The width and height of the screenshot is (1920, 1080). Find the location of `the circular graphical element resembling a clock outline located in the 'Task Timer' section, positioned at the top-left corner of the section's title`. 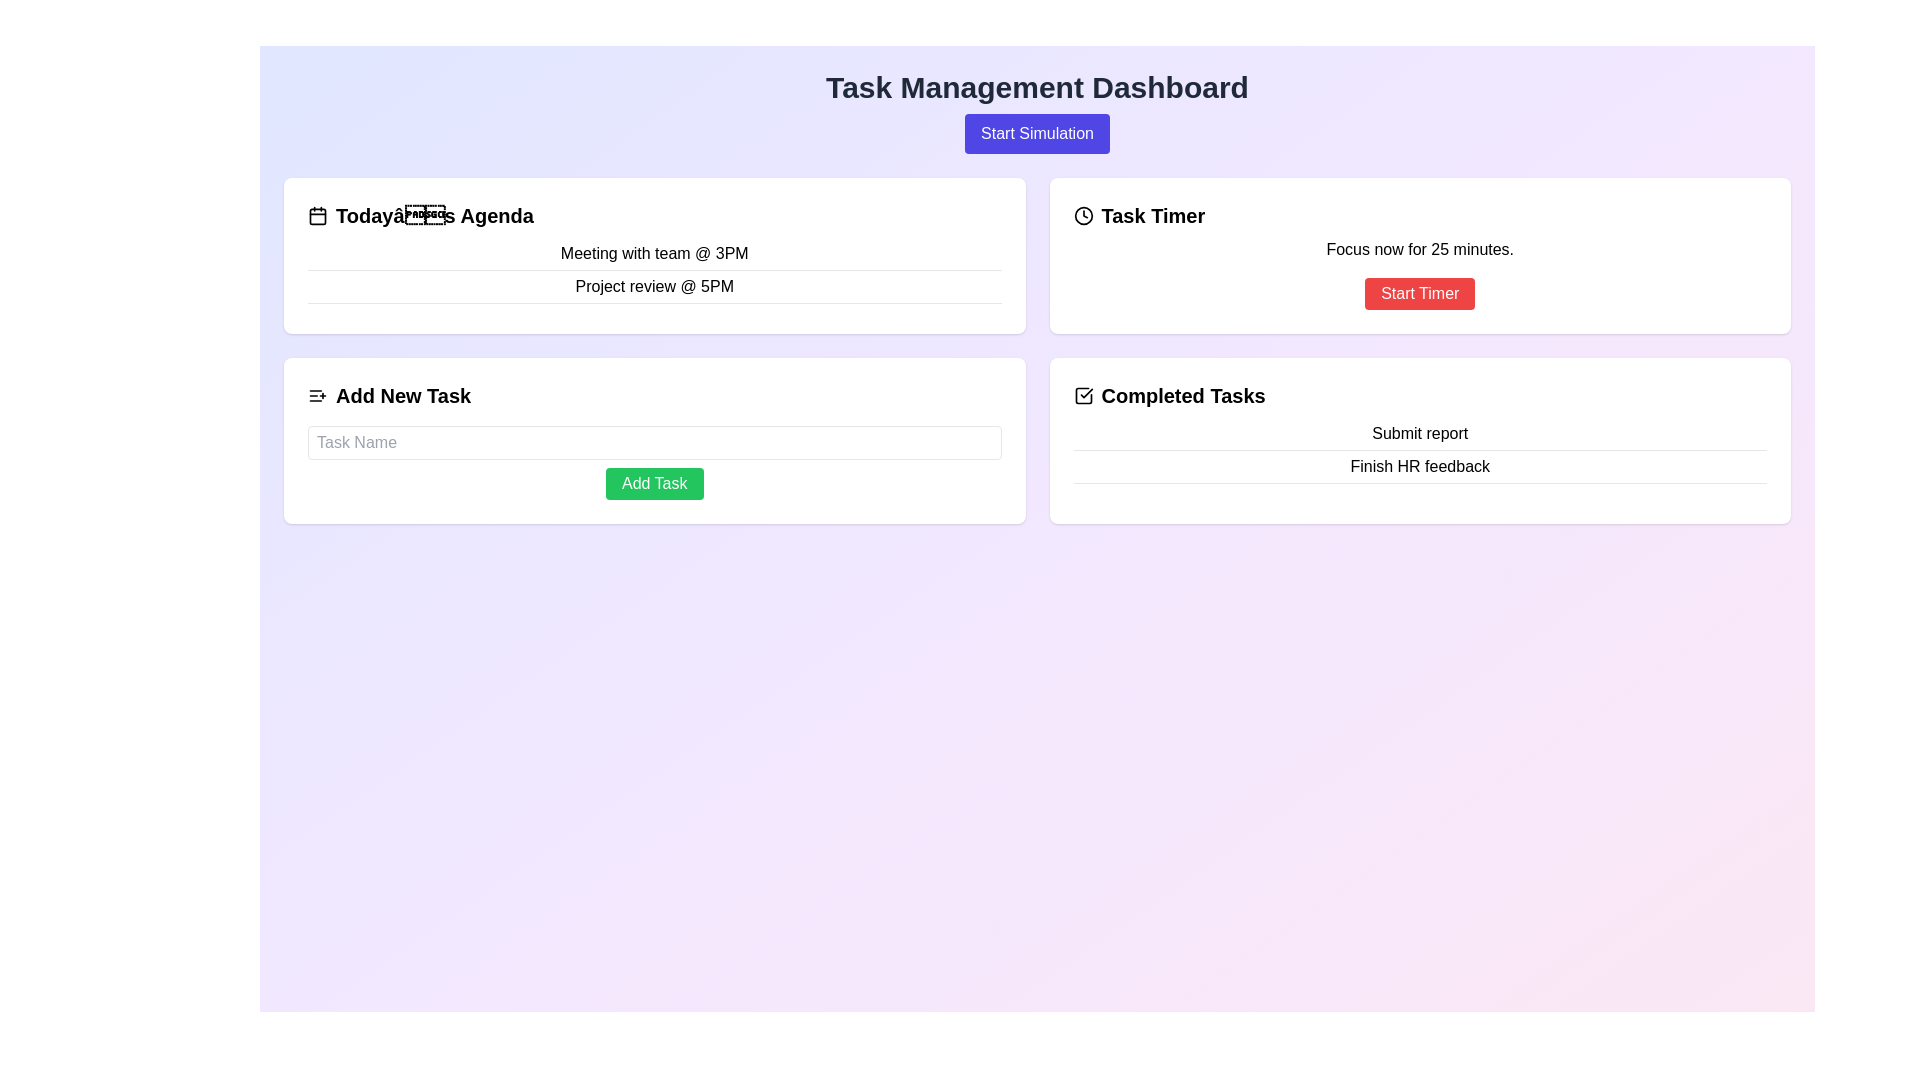

the circular graphical element resembling a clock outline located in the 'Task Timer' section, positioned at the top-left corner of the section's title is located at coordinates (1082, 216).